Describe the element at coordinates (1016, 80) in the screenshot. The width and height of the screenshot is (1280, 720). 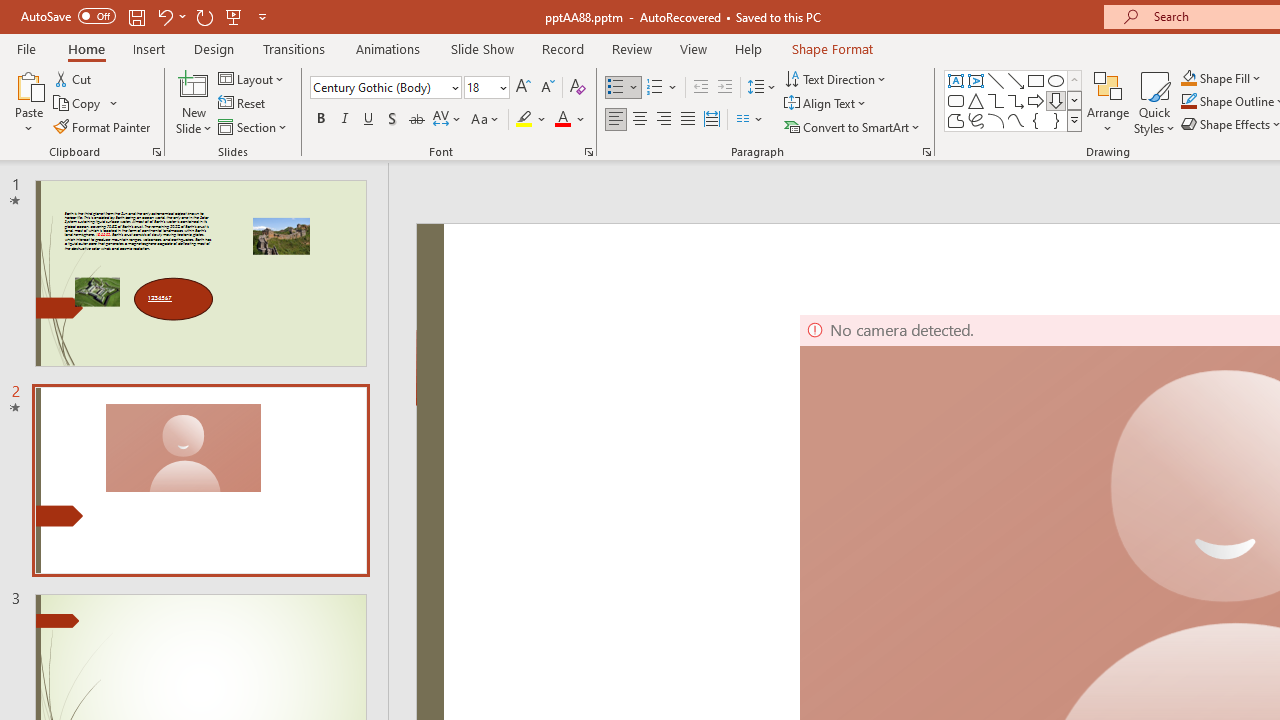
I see `'Line Arrow'` at that location.